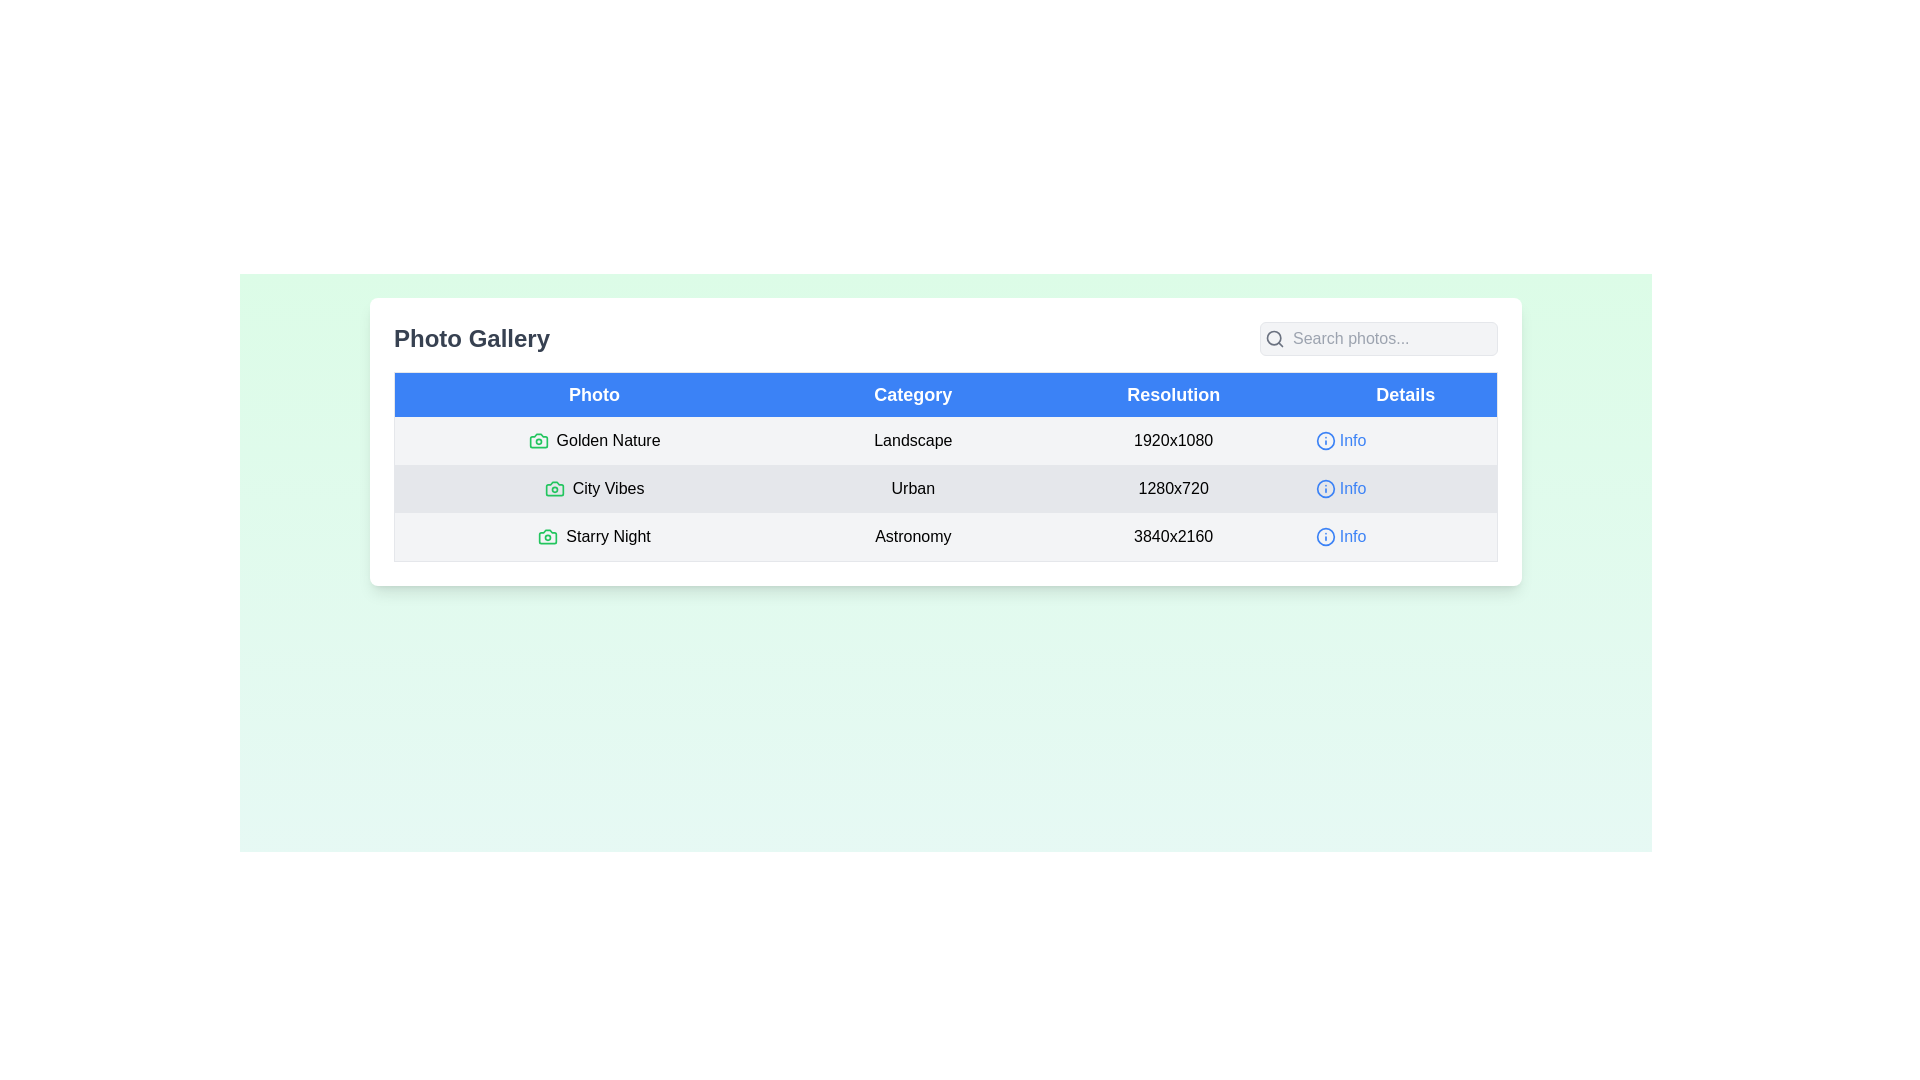 The height and width of the screenshot is (1080, 1920). I want to click on the blue rectangular tab labeled 'Category', which is the second tab from the left in a row of four tabs above the table of photo categories, so click(912, 394).